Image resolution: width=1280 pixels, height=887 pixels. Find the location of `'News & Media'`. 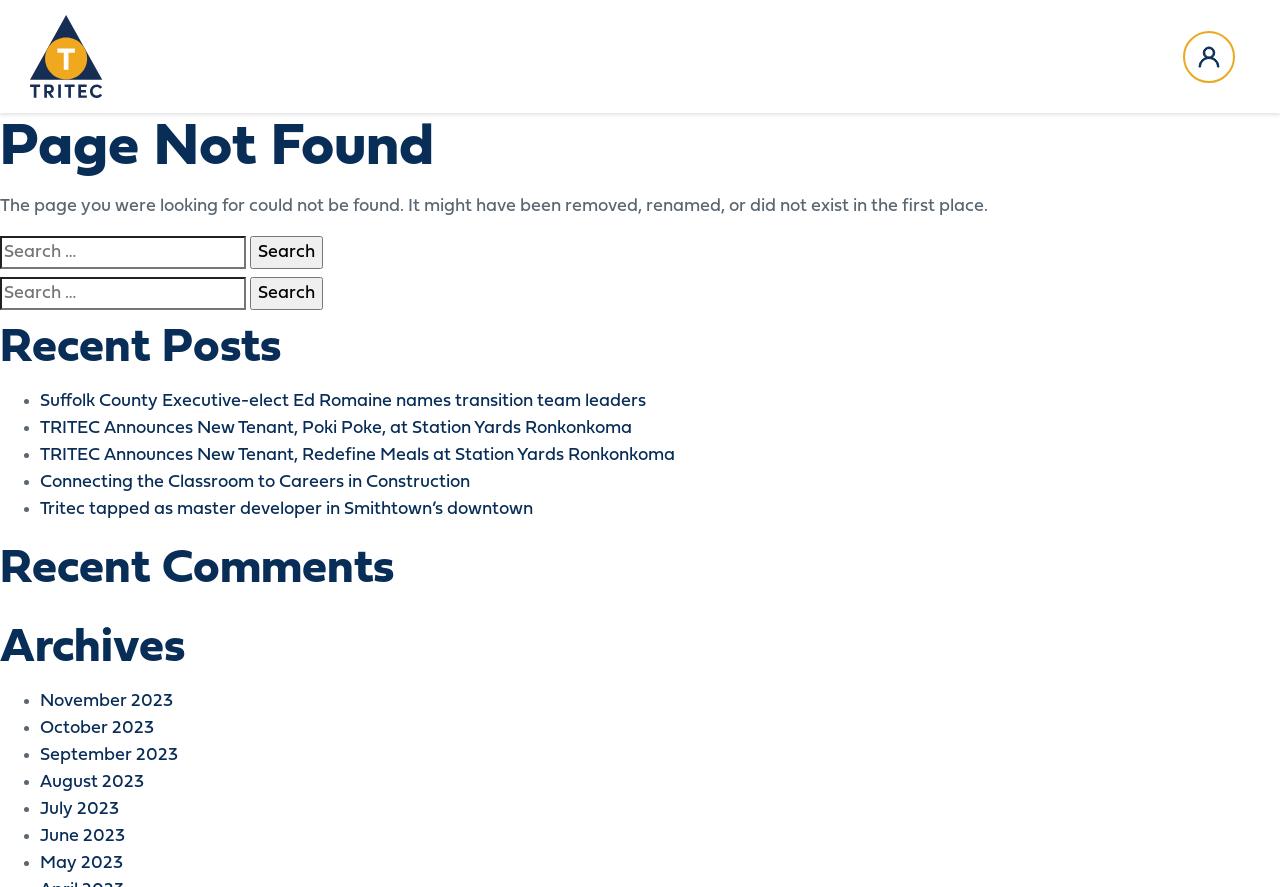

'News & Media' is located at coordinates (635, 25).